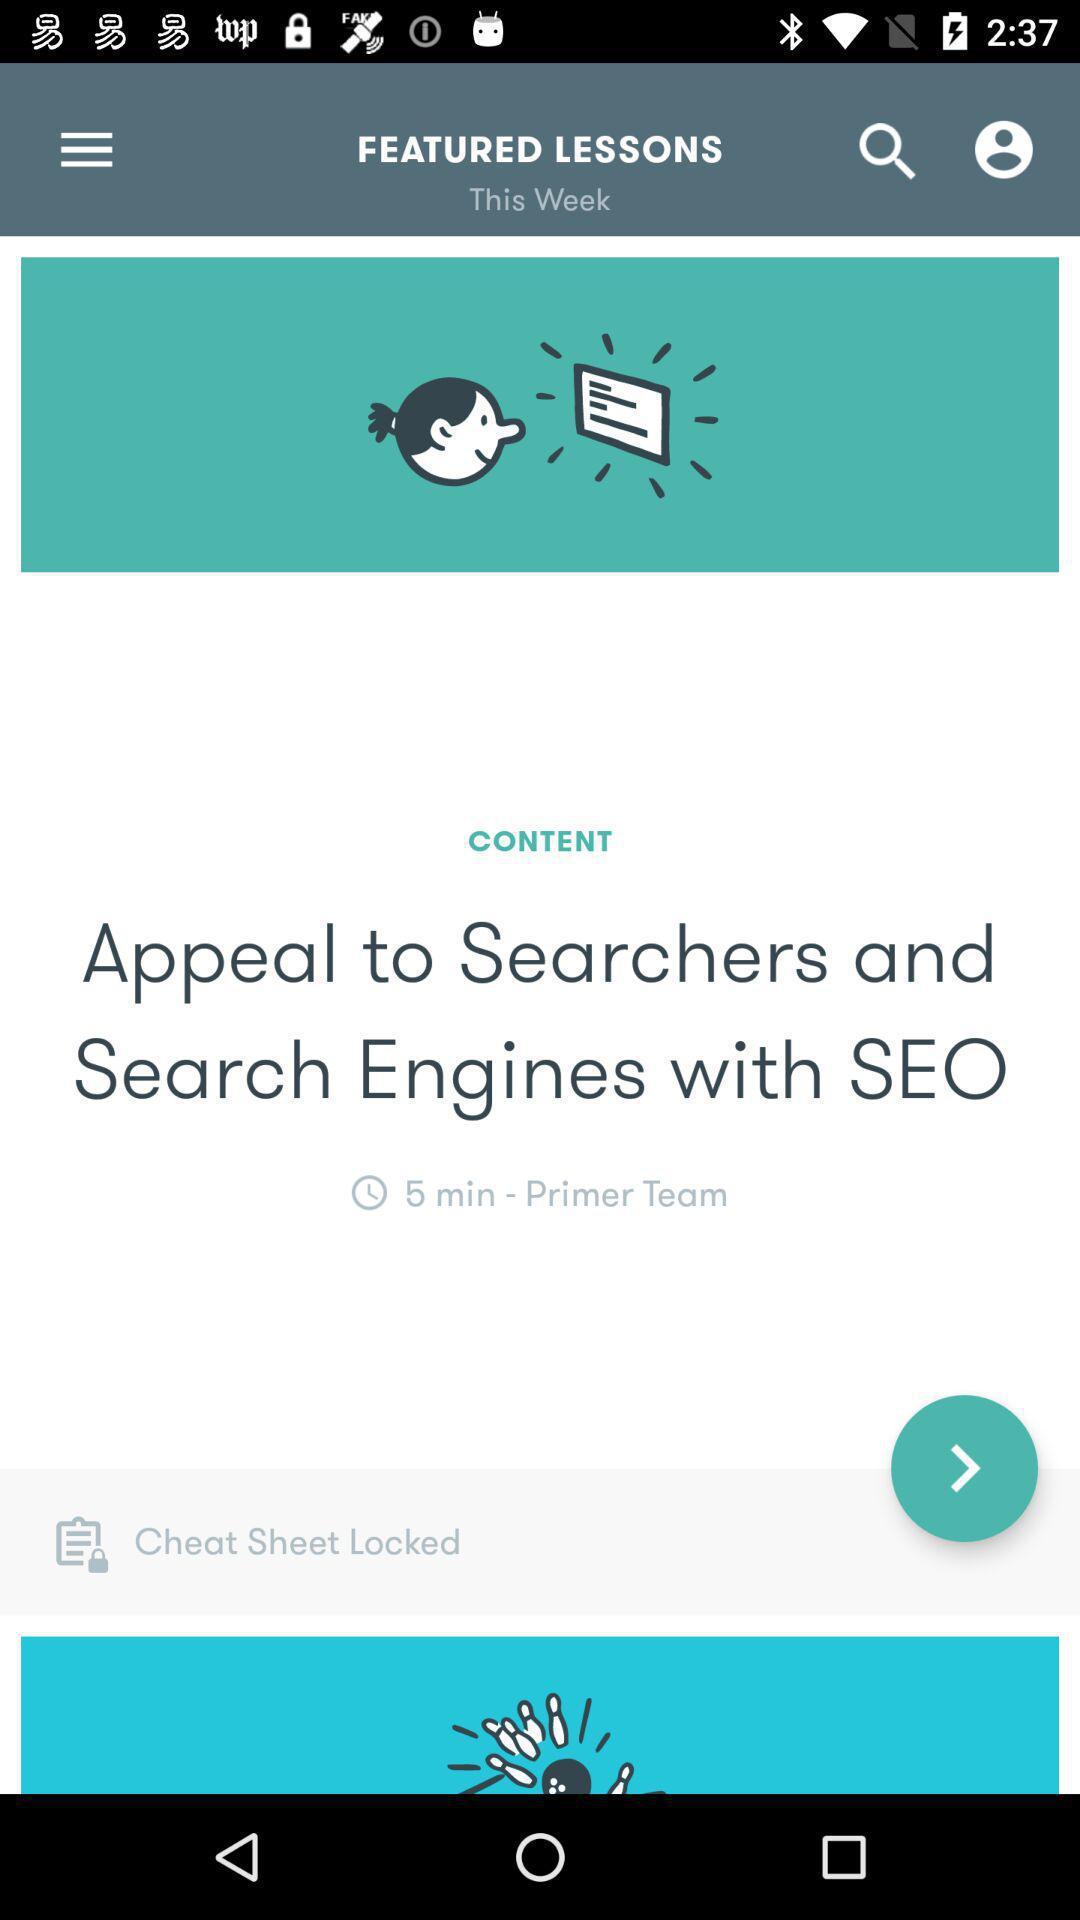 The width and height of the screenshot is (1080, 1920). I want to click on the menu icon, so click(85, 148).